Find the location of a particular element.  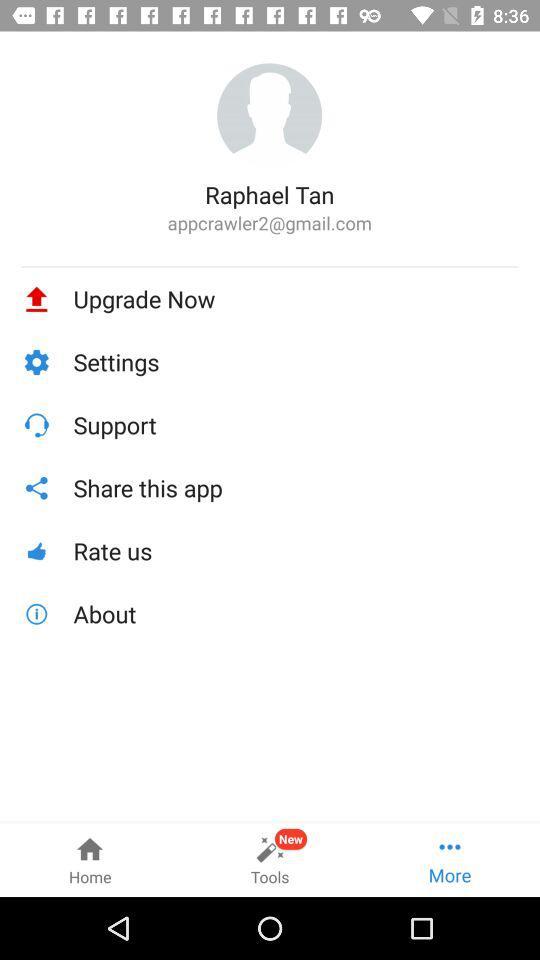

upgrade now item is located at coordinates (295, 298).